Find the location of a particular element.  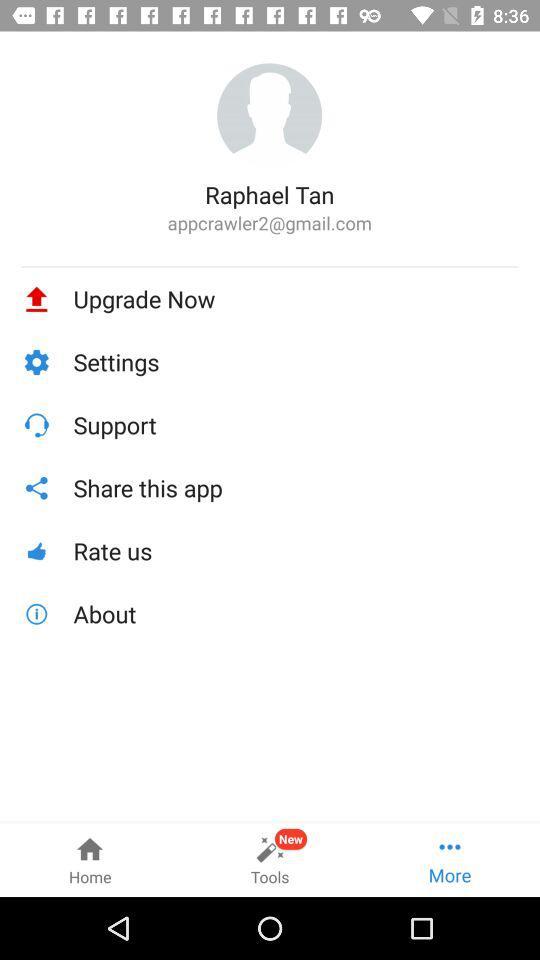

upgrade now item is located at coordinates (295, 298).